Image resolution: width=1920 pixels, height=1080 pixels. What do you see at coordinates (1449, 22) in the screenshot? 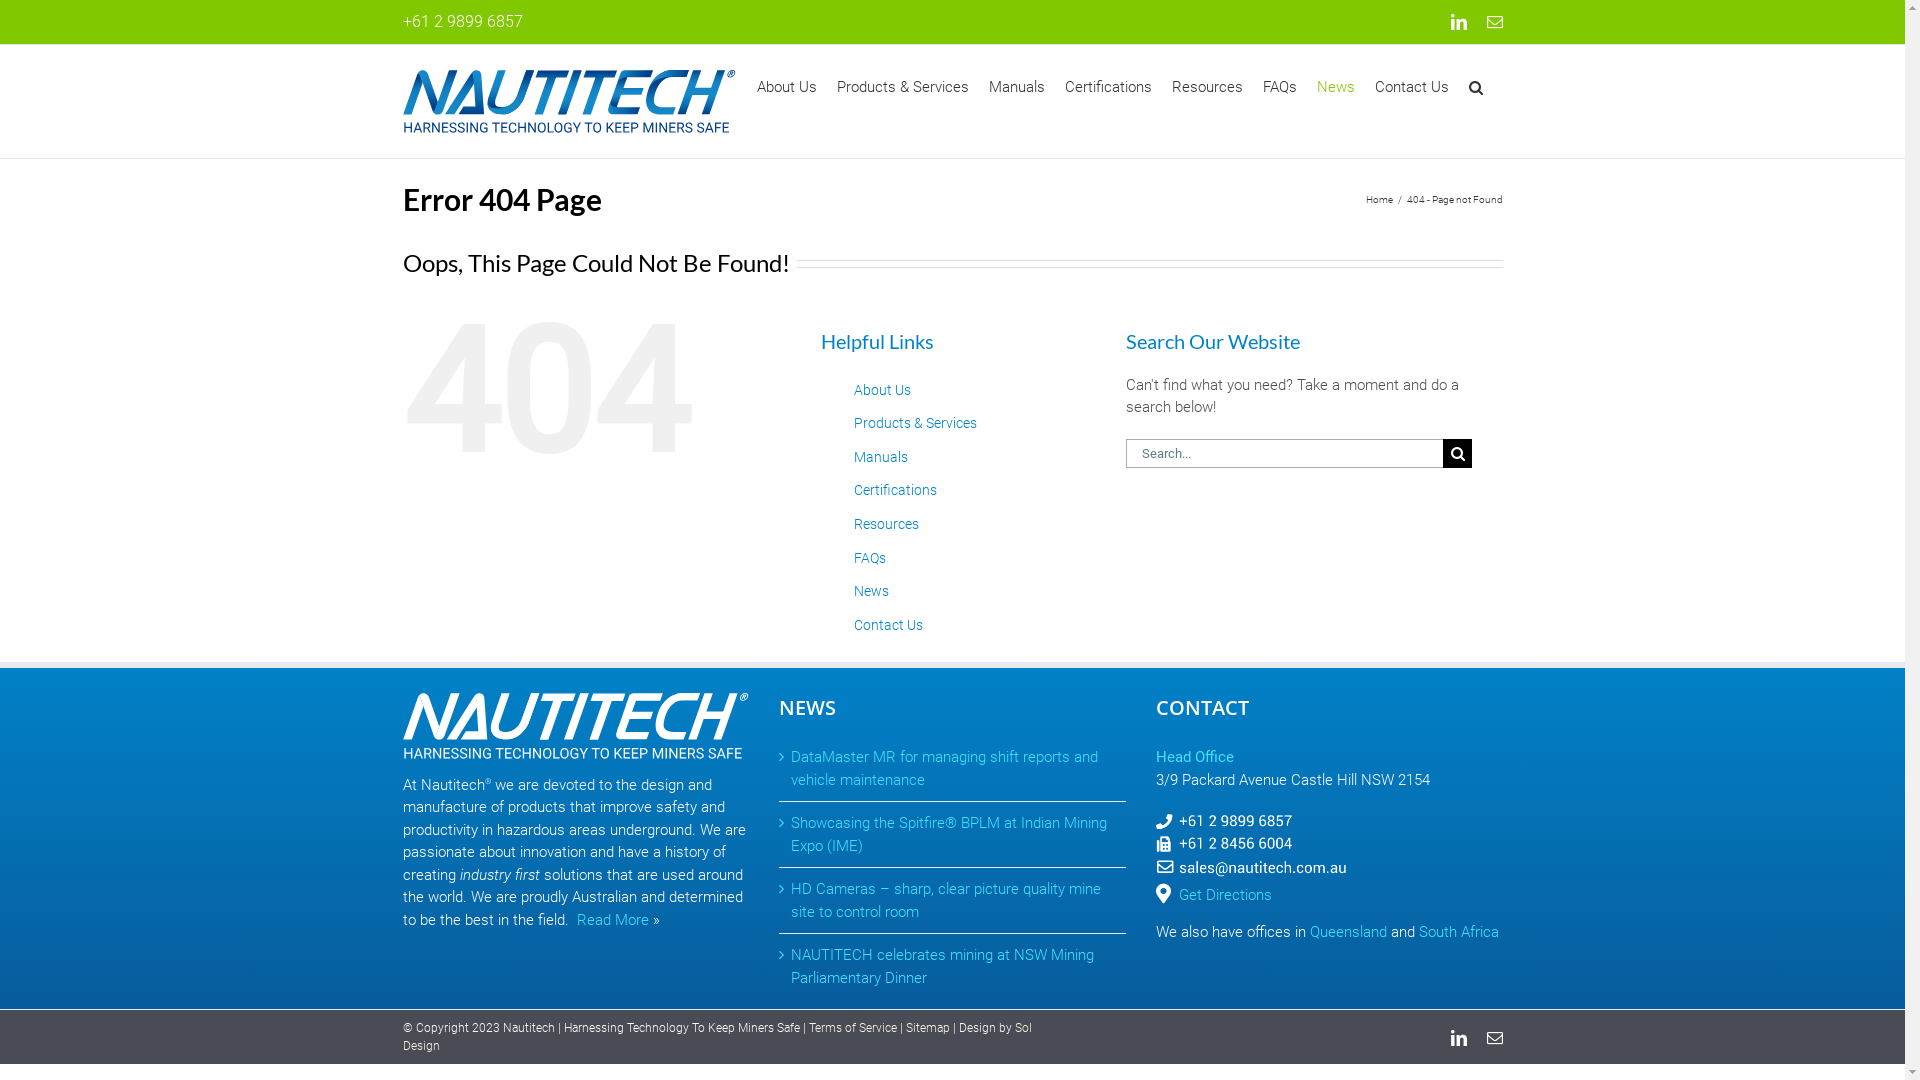
I see `'LinkedIn'` at bounding box center [1449, 22].